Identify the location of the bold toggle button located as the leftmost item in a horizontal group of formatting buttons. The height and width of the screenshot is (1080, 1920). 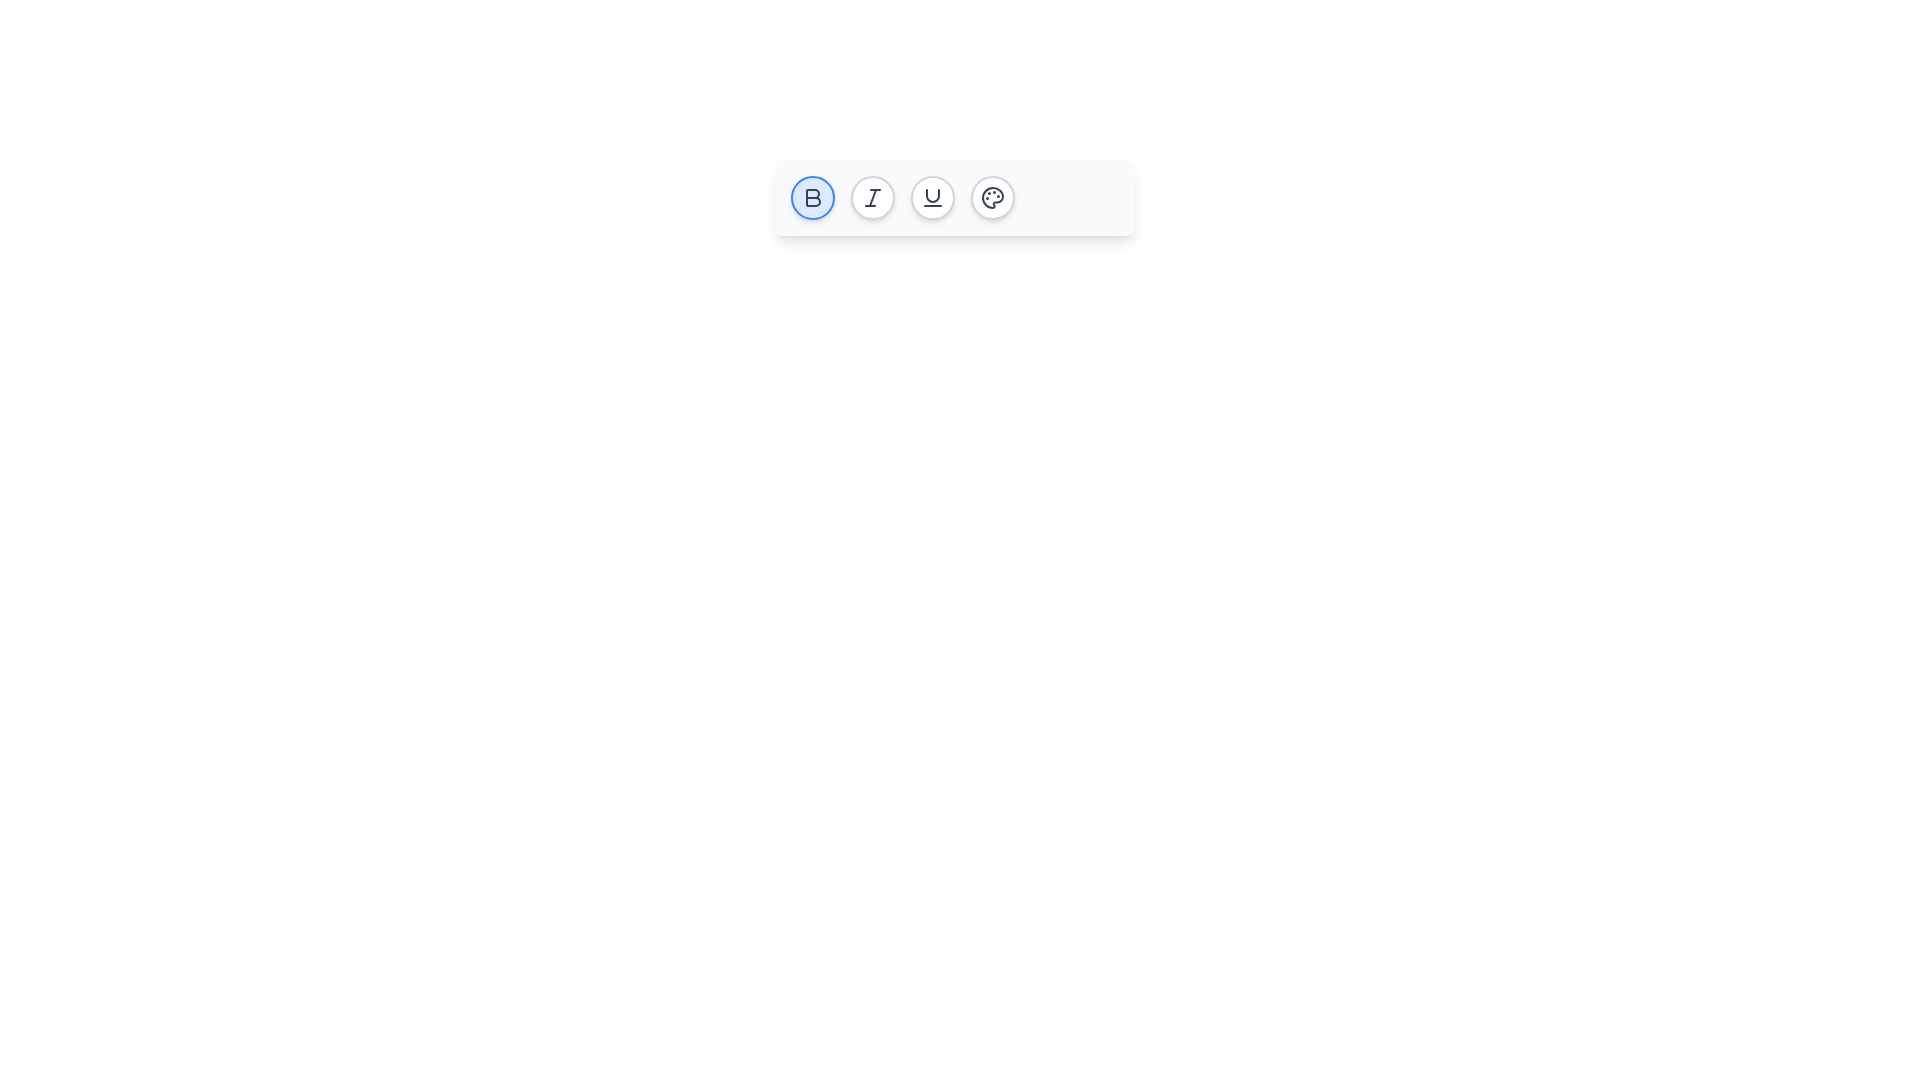
(812, 197).